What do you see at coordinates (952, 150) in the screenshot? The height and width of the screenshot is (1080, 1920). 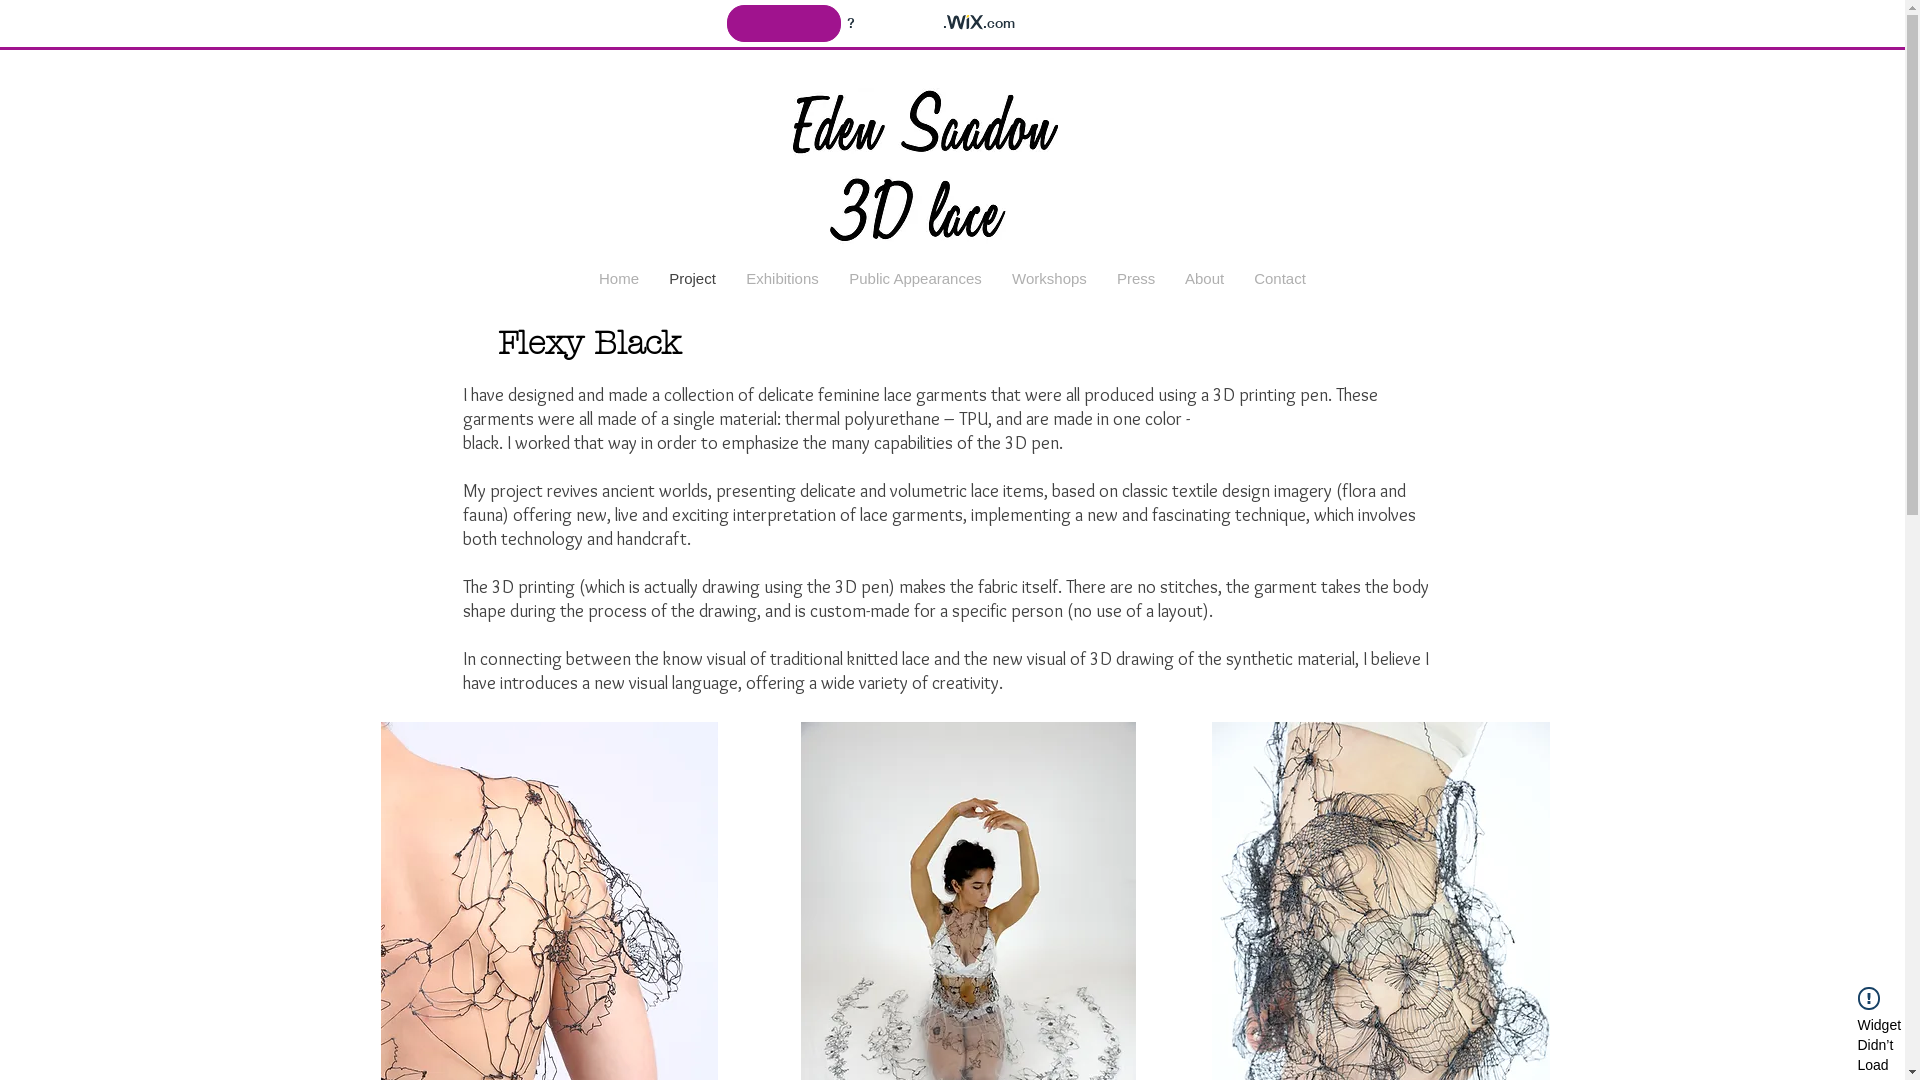 I see `'Eden Saadon'` at bounding box center [952, 150].